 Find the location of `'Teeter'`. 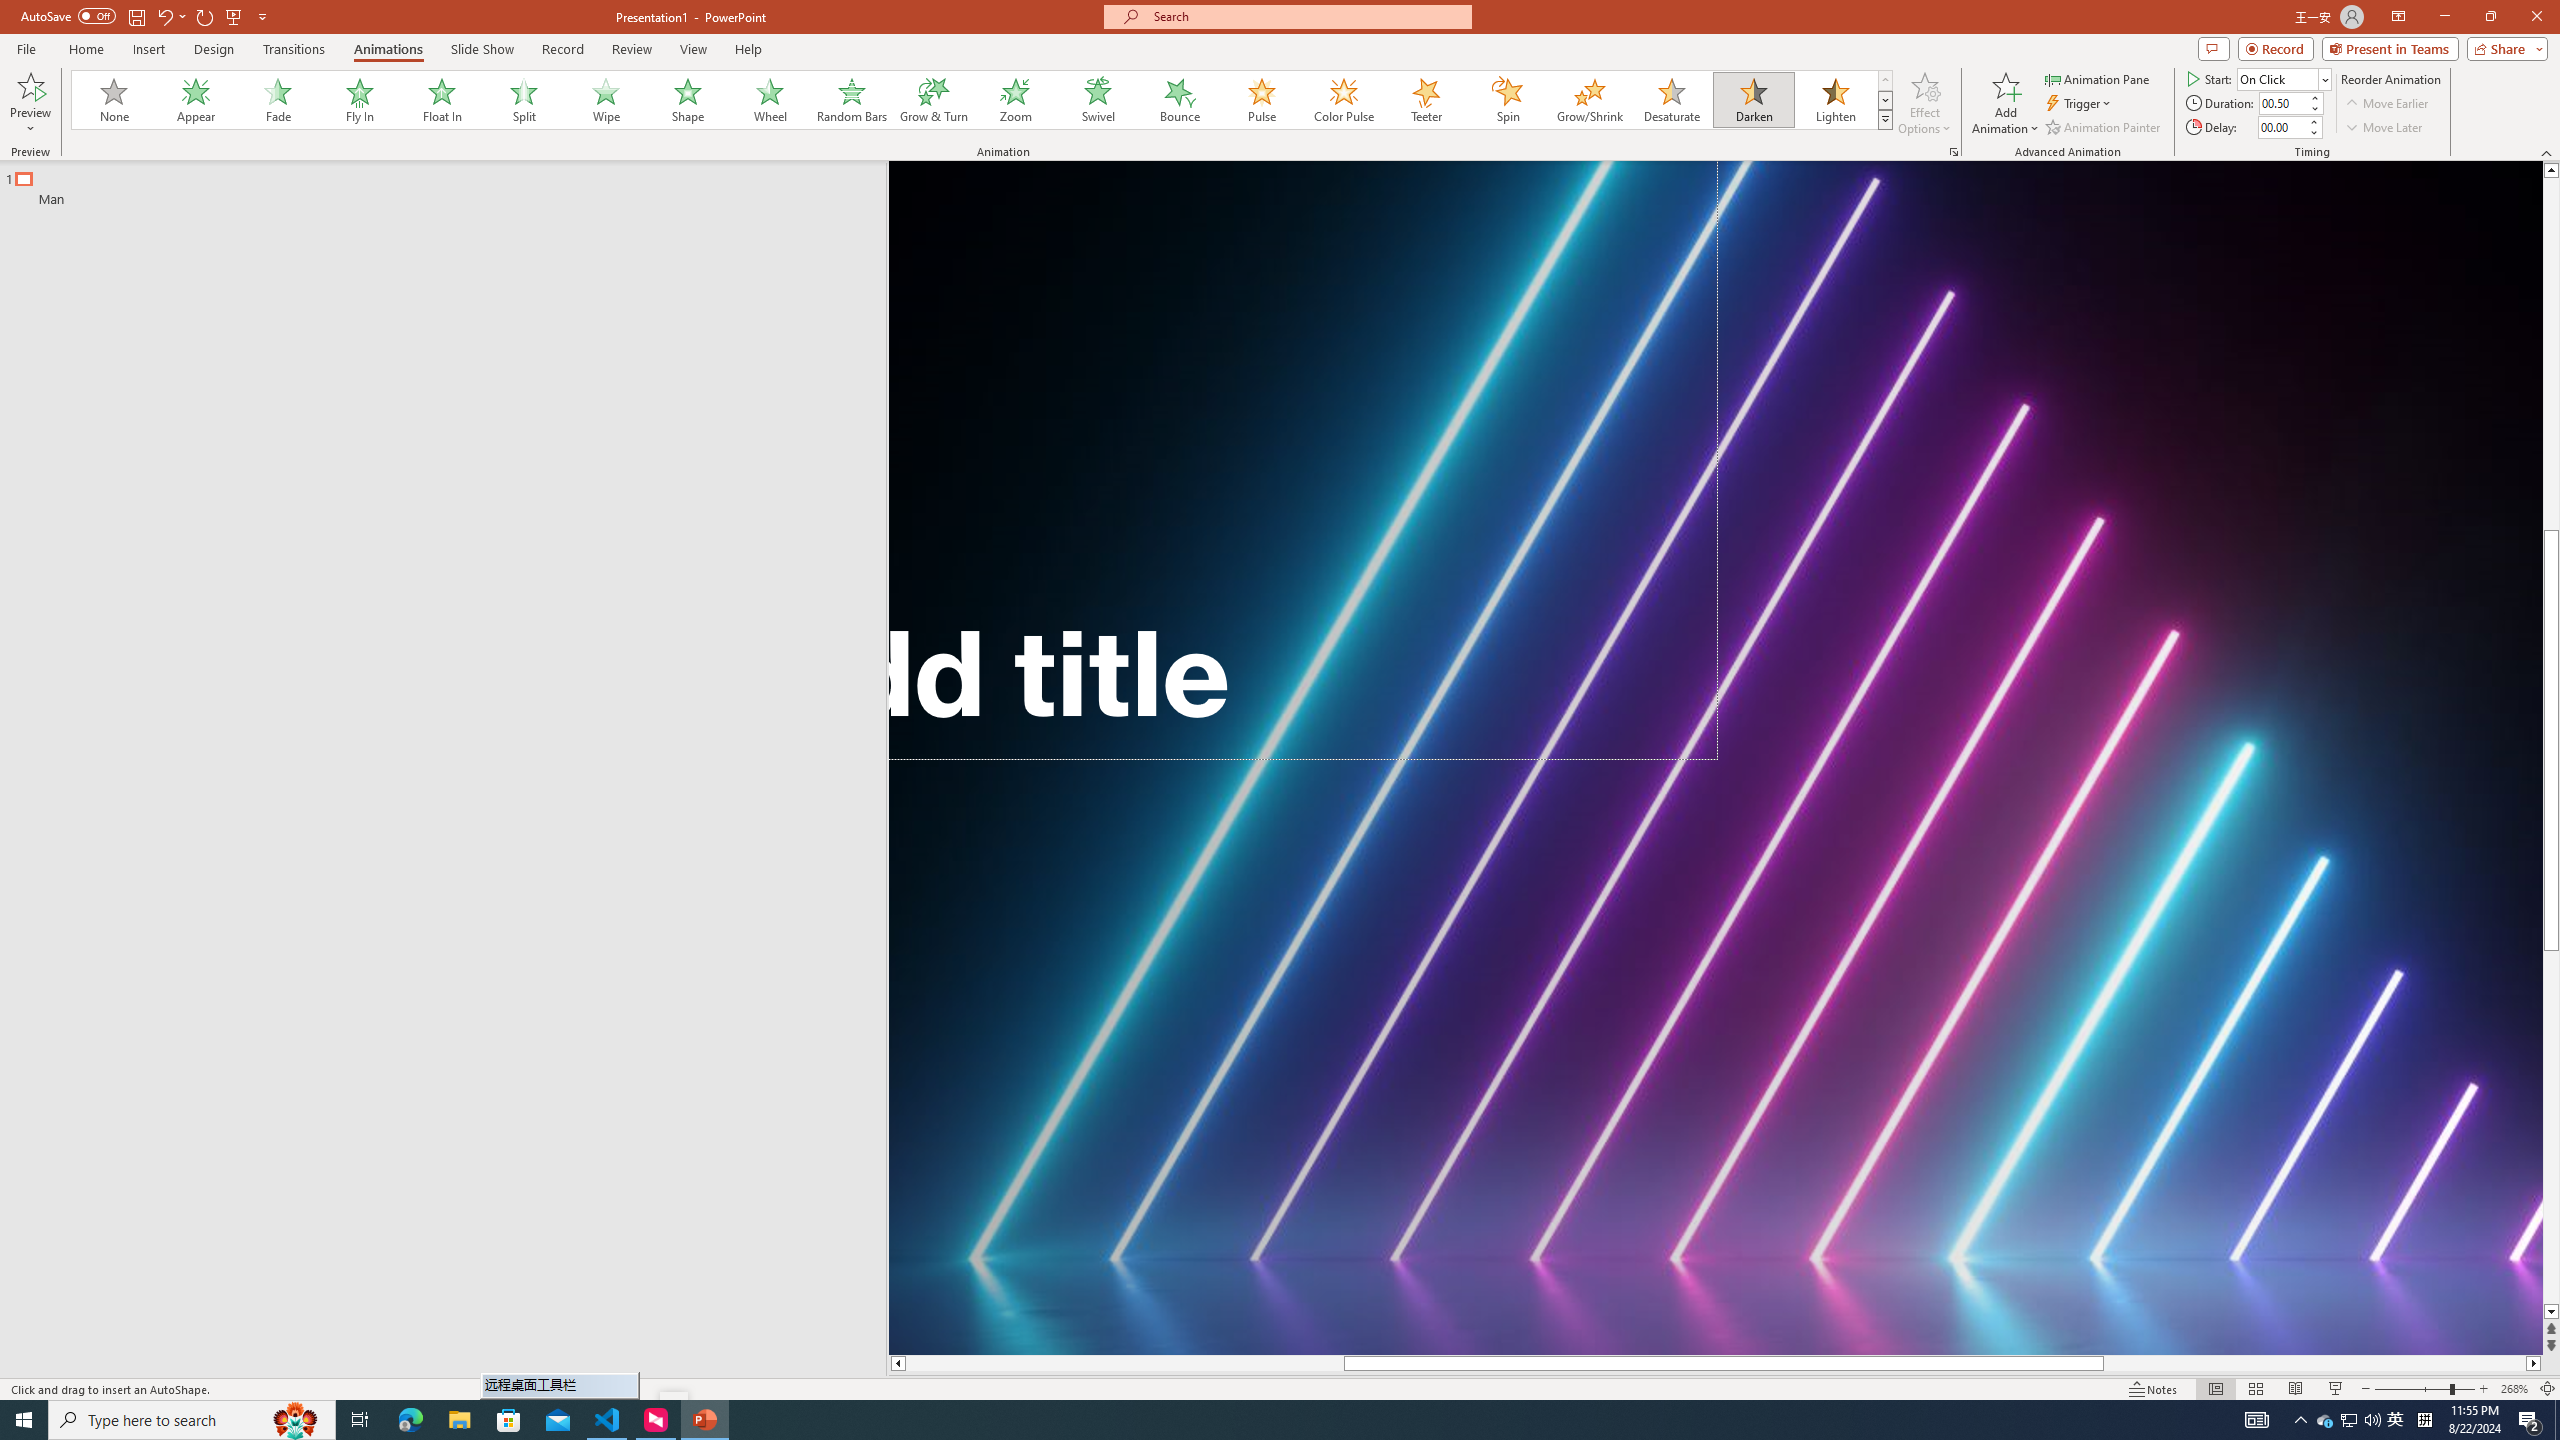

'Teeter' is located at coordinates (1424, 99).